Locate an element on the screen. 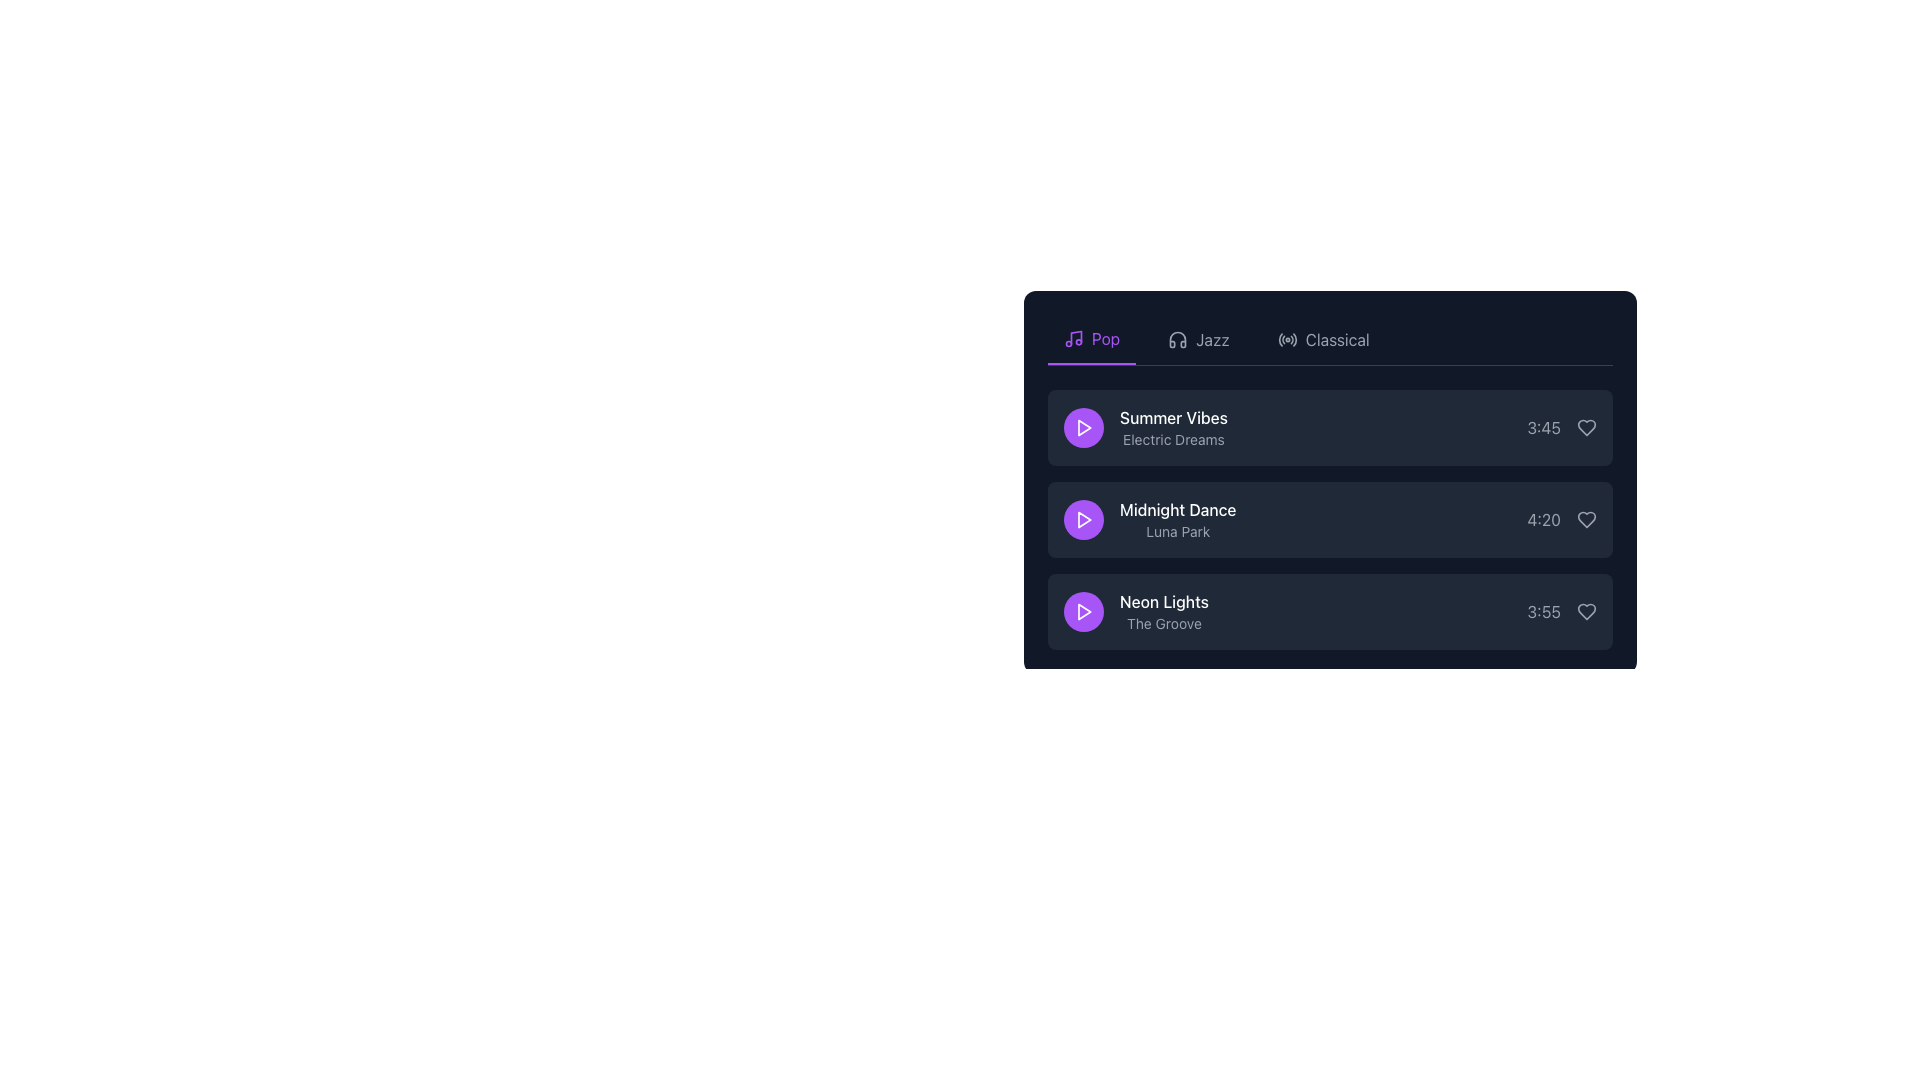 The image size is (1920, 1080). the headphone icon in the navigation bar is located at coordinates (1178, 338).